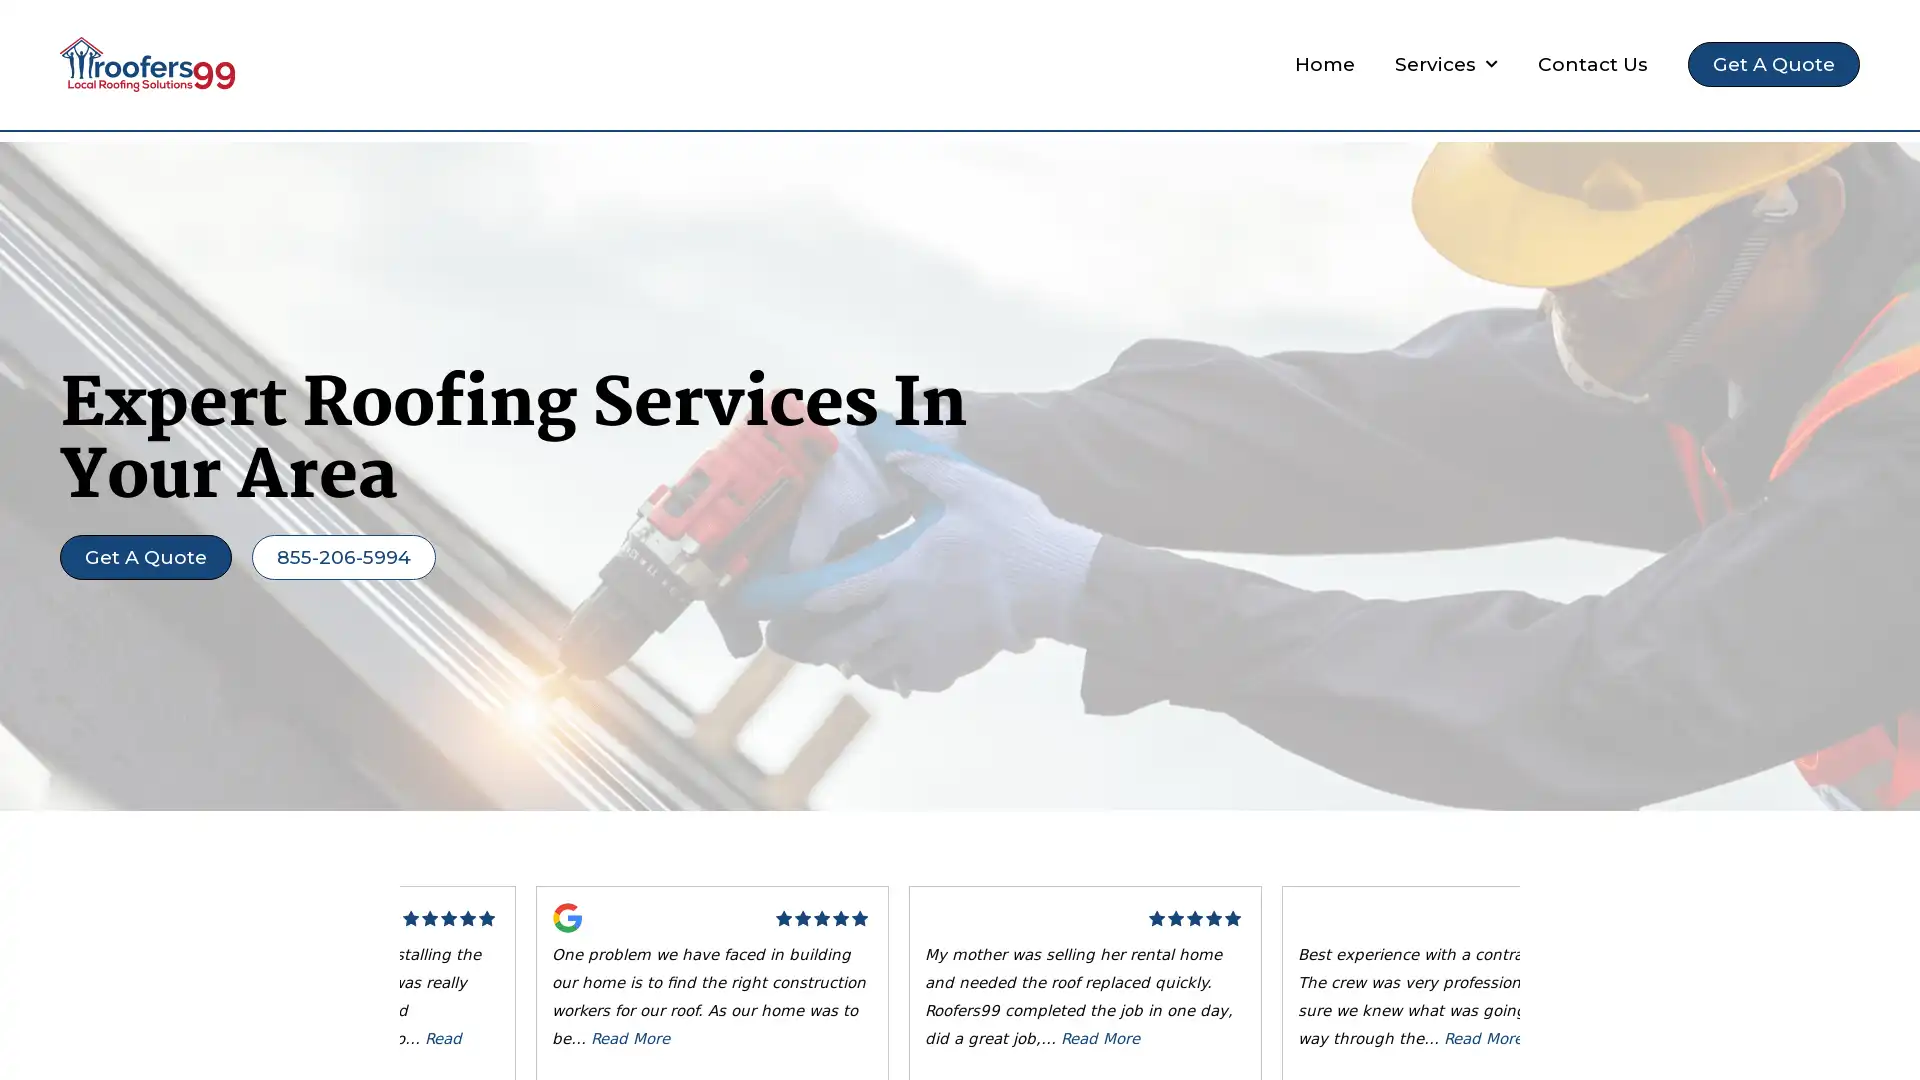 The height and width of the screenshot is (1080, 1920). I want to click on Get A Quote, so click(1774, 63).